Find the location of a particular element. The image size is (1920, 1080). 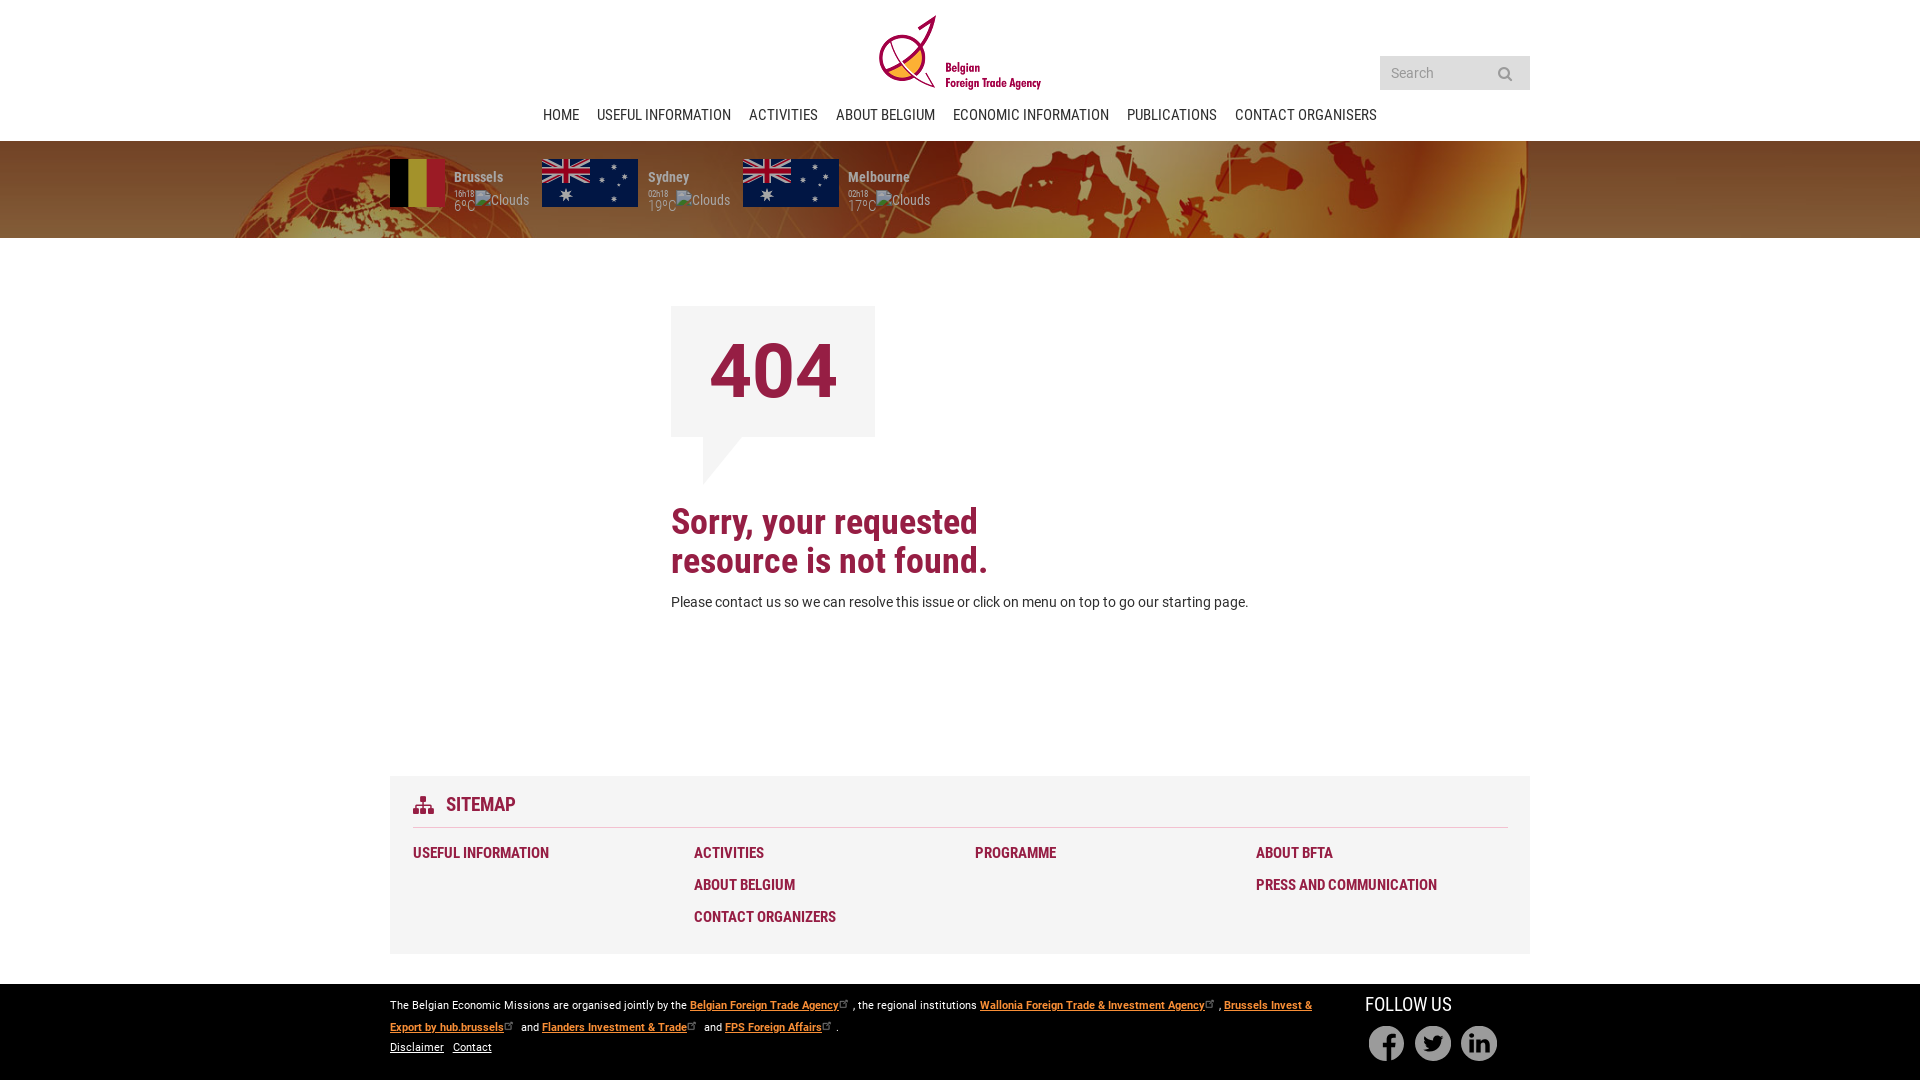

'Follow us on Facebook' is located at coordinates (1386, 1043).